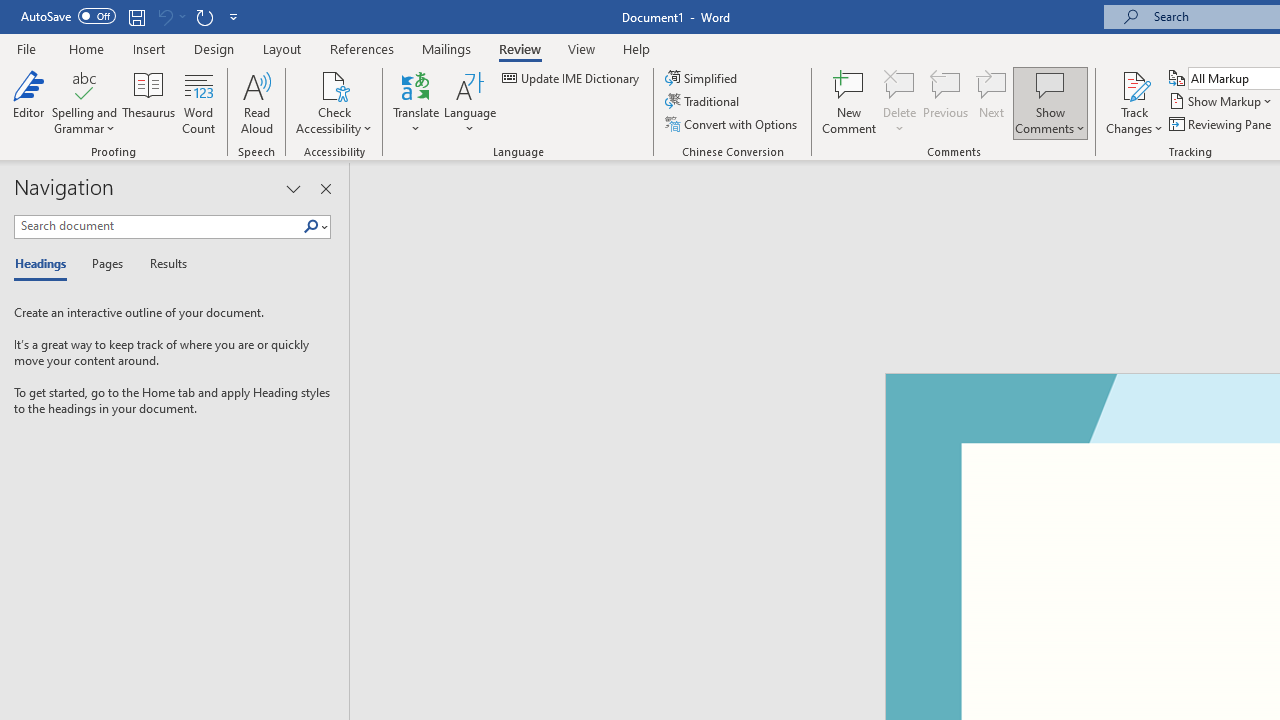  I want to click on 'Pages', so click(104, 264).